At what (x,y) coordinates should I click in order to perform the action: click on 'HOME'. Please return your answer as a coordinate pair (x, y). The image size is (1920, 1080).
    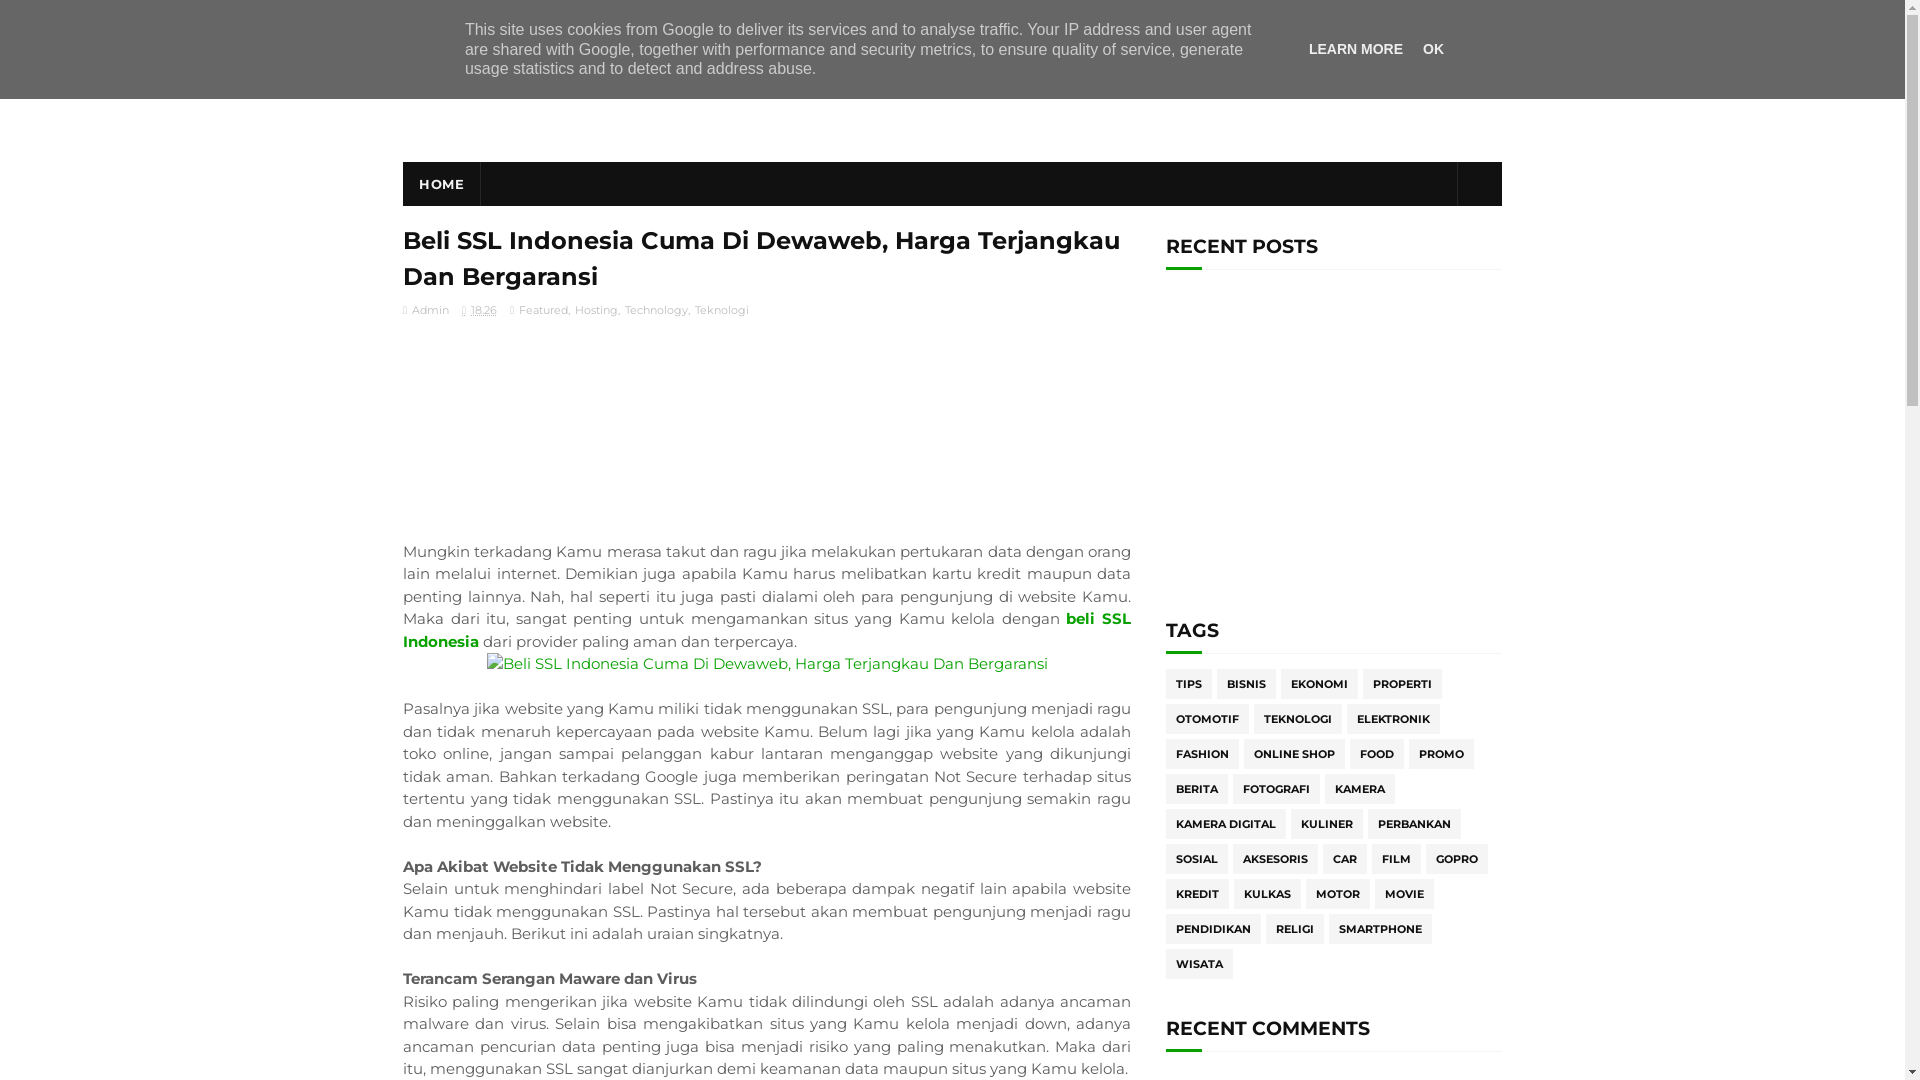
    Looking at the image, I should click on (440, 184).